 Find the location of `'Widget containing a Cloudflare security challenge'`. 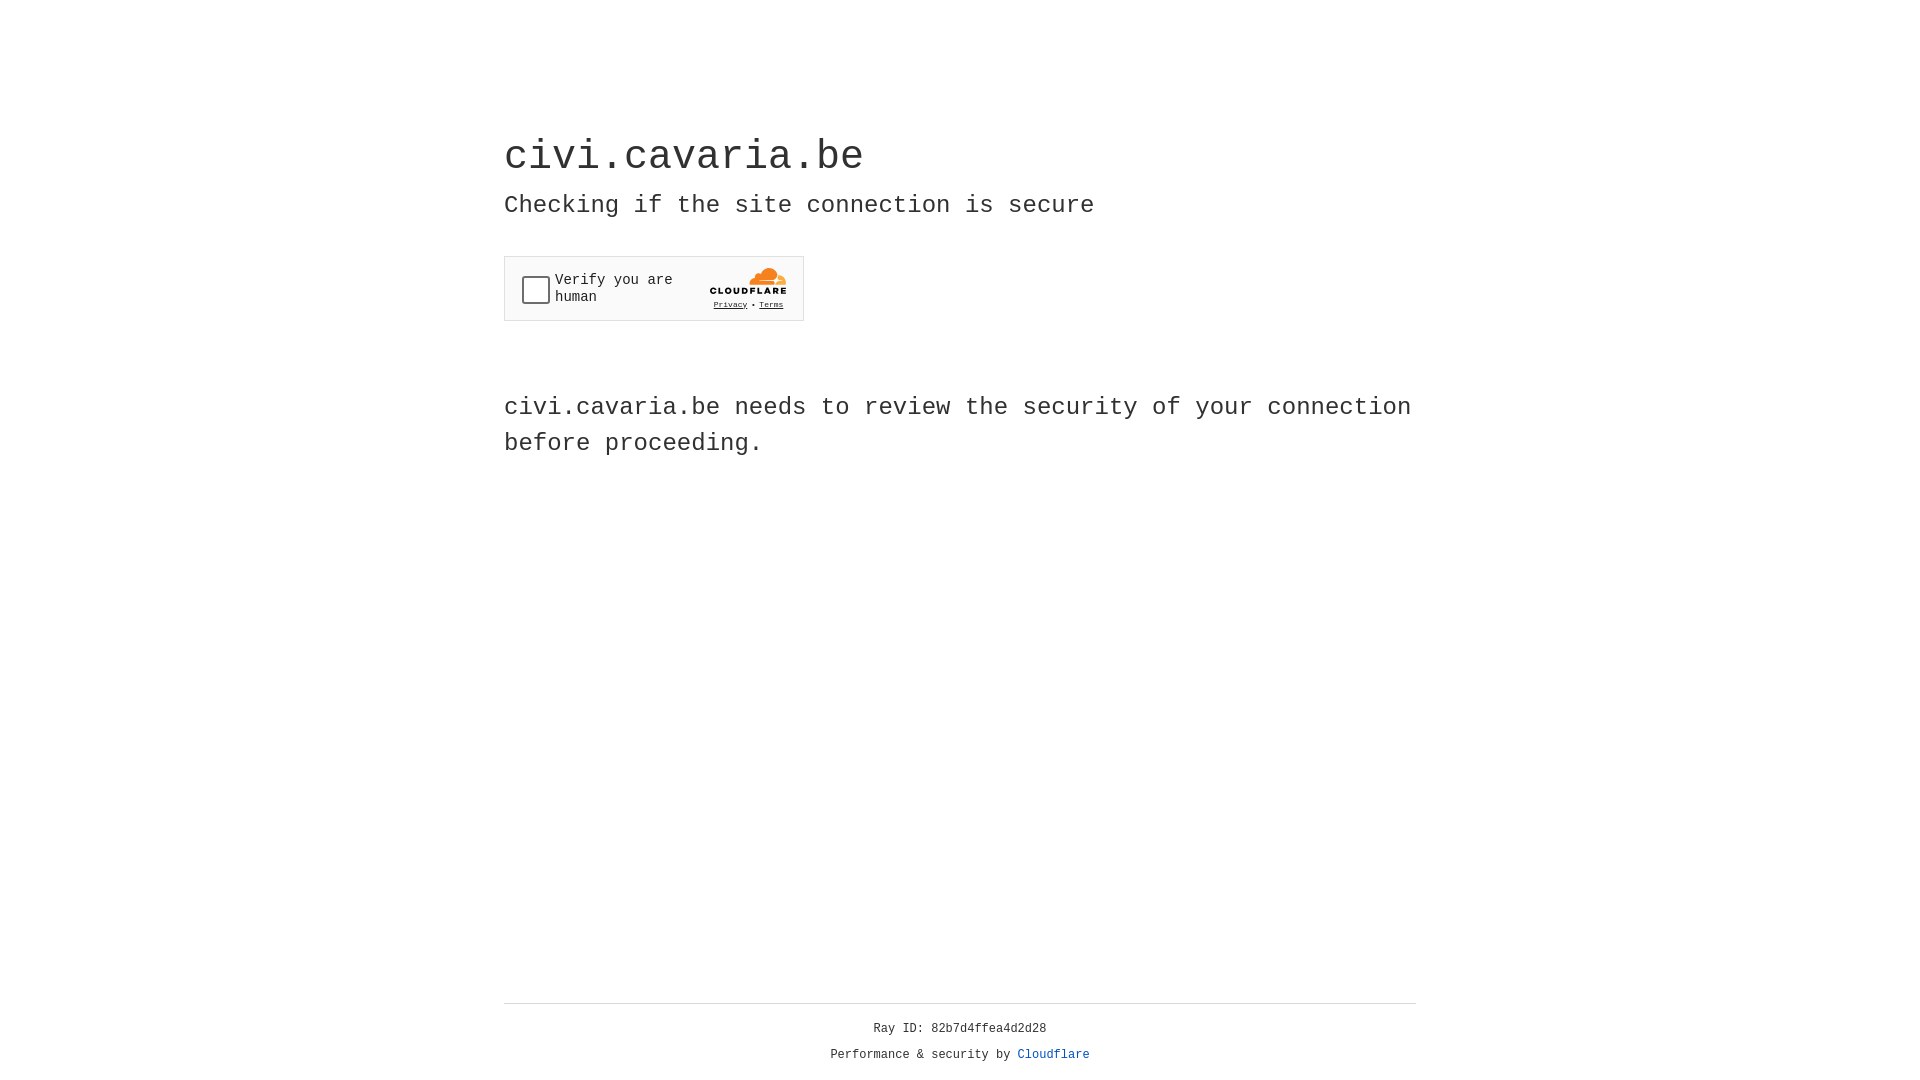

'Widget containing a Cloudflare security challenge' is located at coordinates (653, 288).